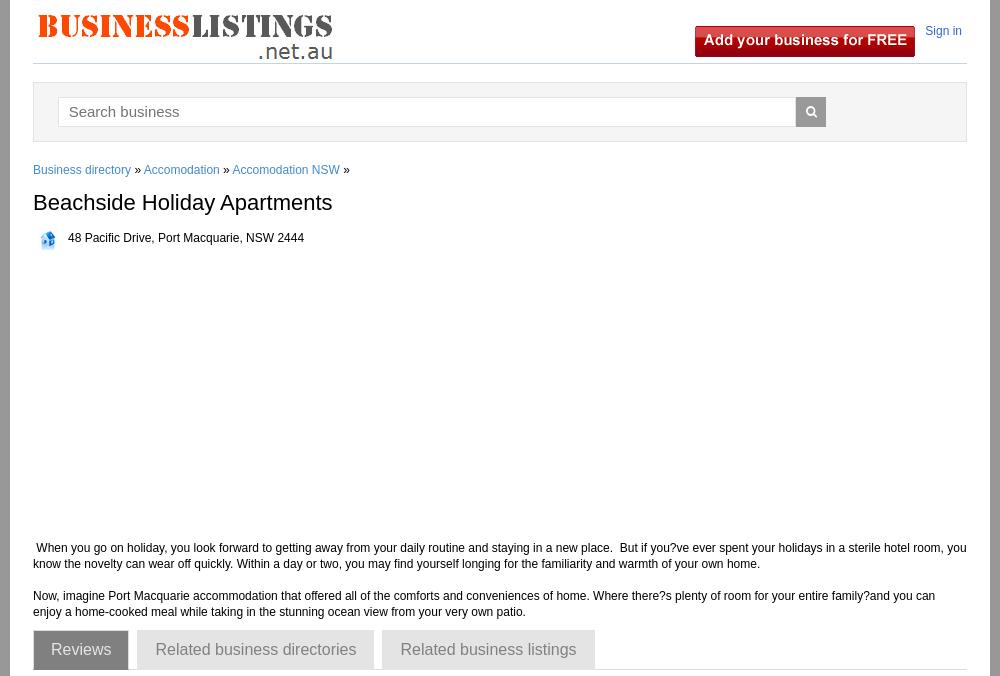 The height and width of the screenshot is (676, 1000). Describe the element at coordinates (942, 30) in the screenshot. I see `'Sign in'` at that location.